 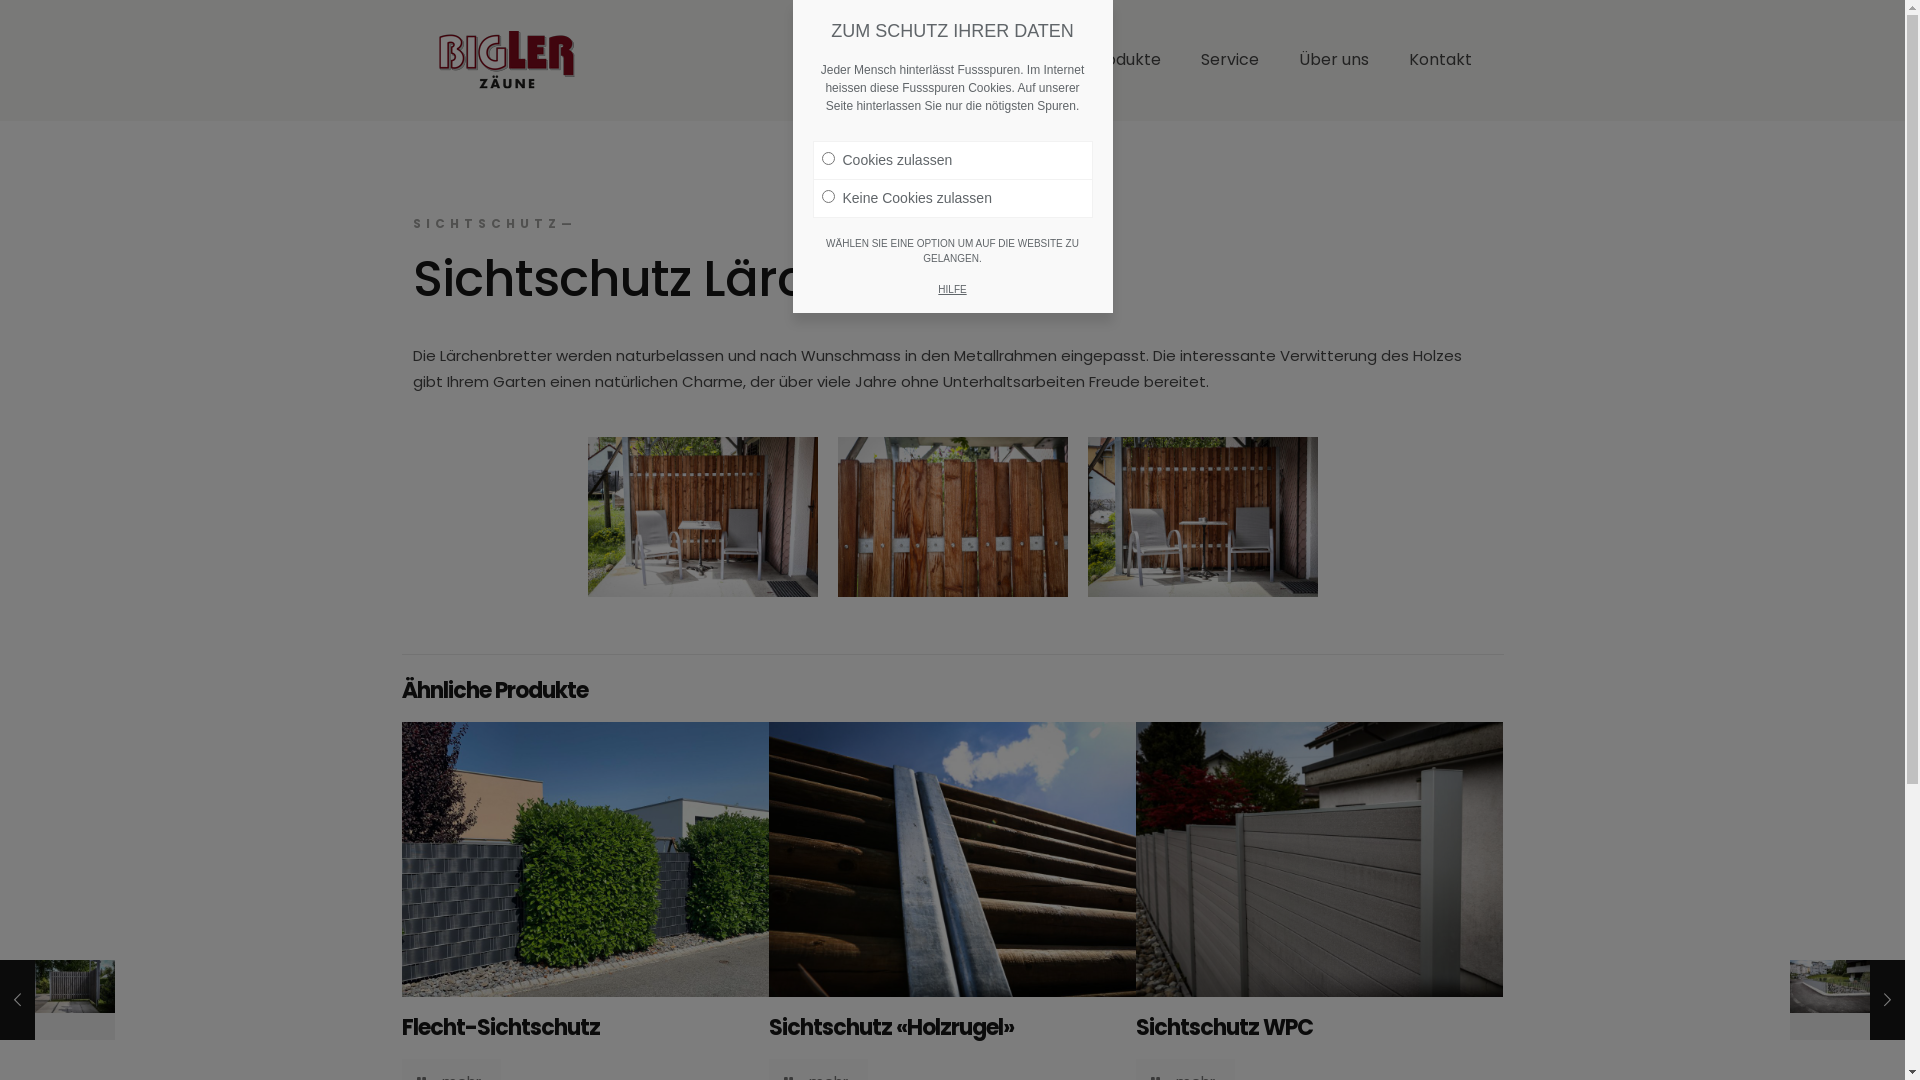 I want to click on 'Home', so click(x=1025, y=59).